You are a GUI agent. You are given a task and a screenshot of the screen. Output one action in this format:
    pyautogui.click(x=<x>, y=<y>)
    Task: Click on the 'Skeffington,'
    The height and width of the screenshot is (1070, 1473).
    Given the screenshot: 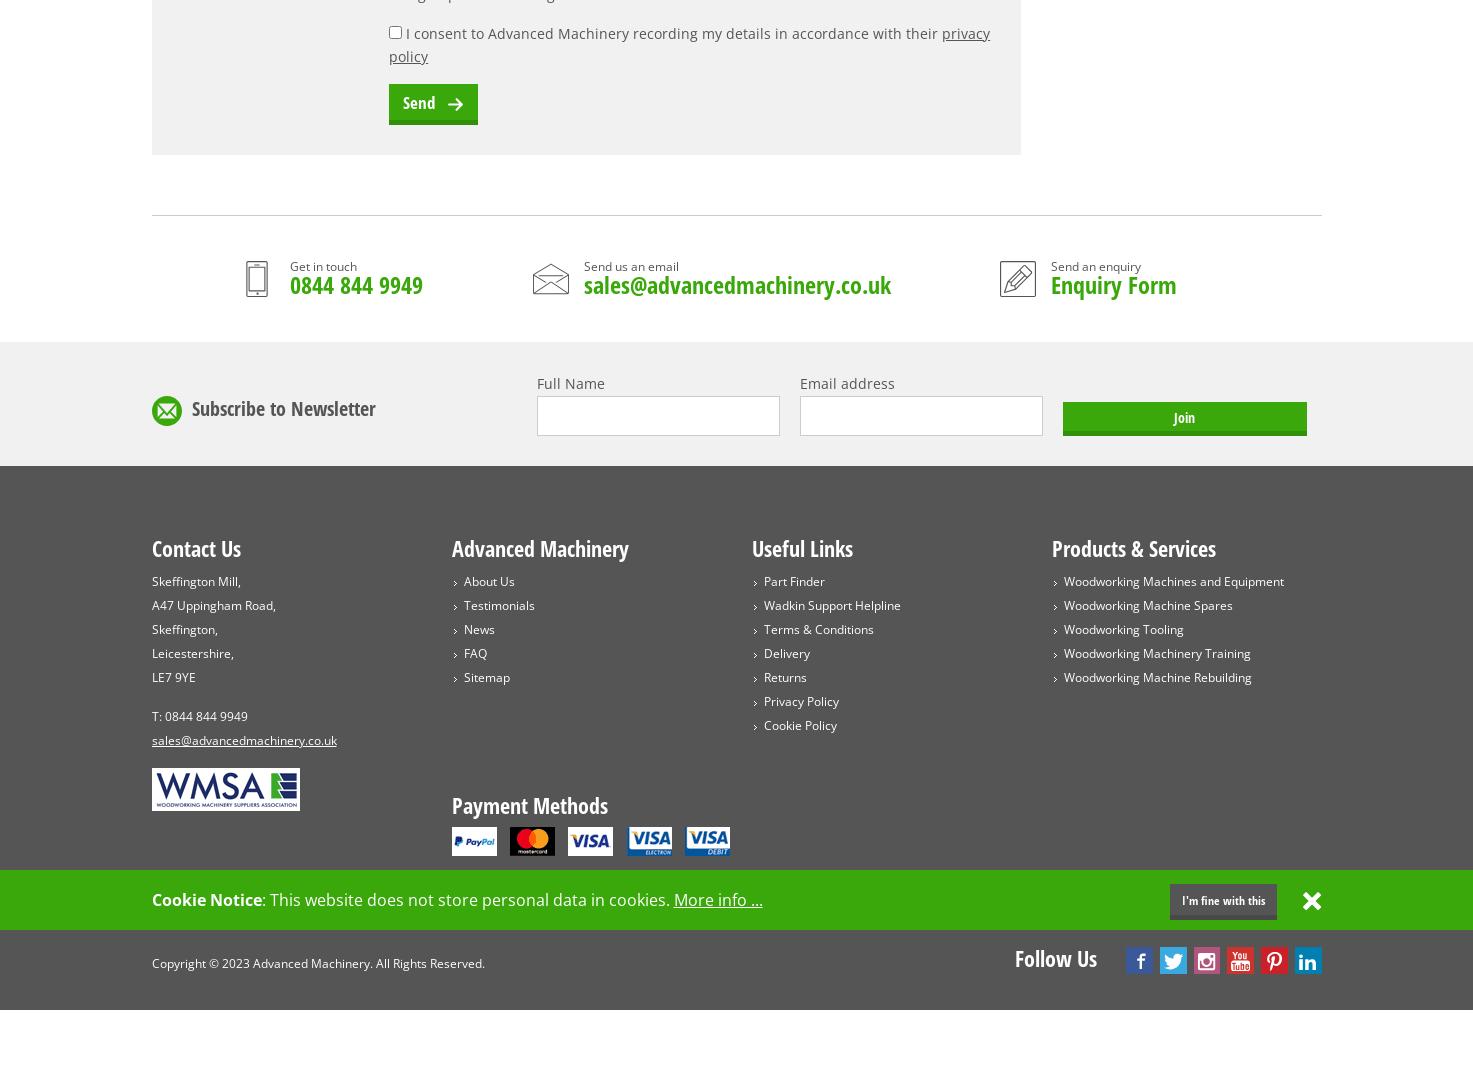 What is the action you would take?
    pyautogui.click(x=183, y=628)
    